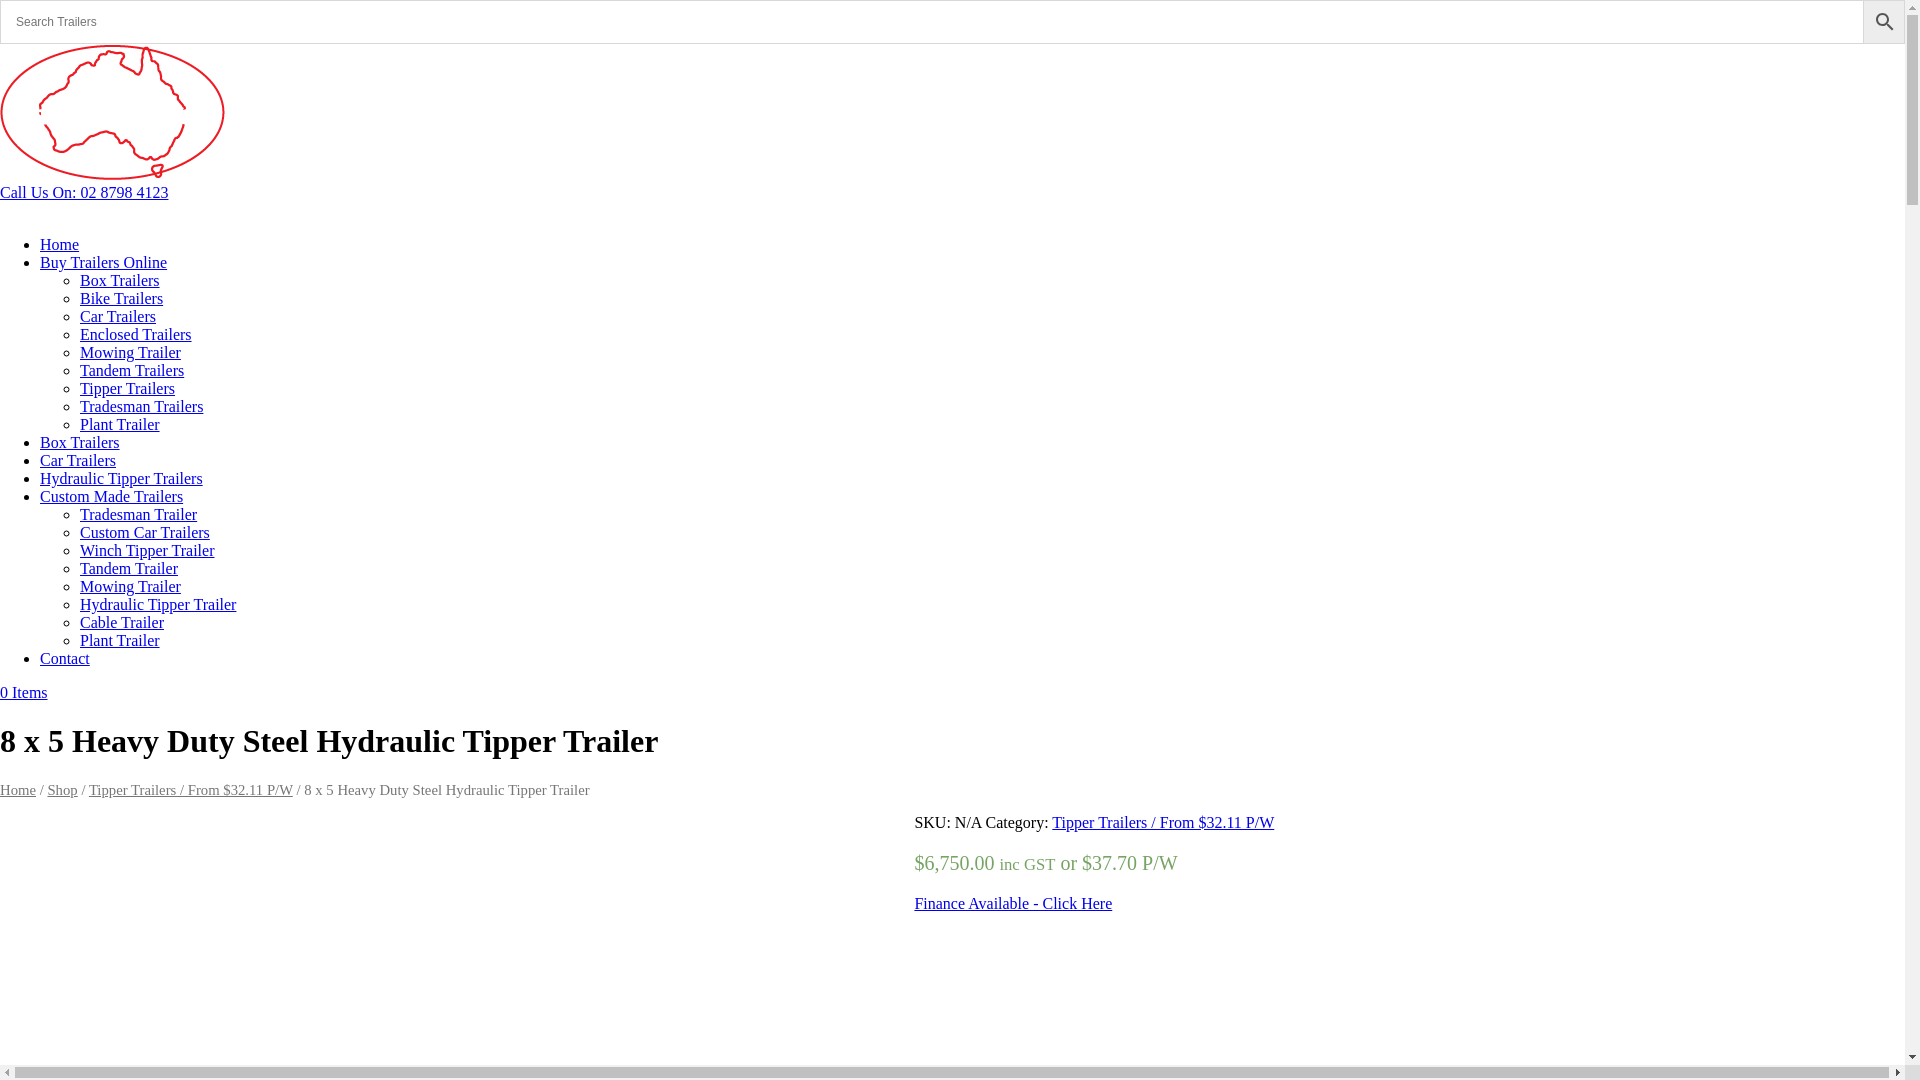 Image resolution: width=1920 pixels, height=1080 pixels. What do you see at coordinates (129, 351) in the screenshot?
I see `'Mowing Trailer'` at bounding box center [129, 351].